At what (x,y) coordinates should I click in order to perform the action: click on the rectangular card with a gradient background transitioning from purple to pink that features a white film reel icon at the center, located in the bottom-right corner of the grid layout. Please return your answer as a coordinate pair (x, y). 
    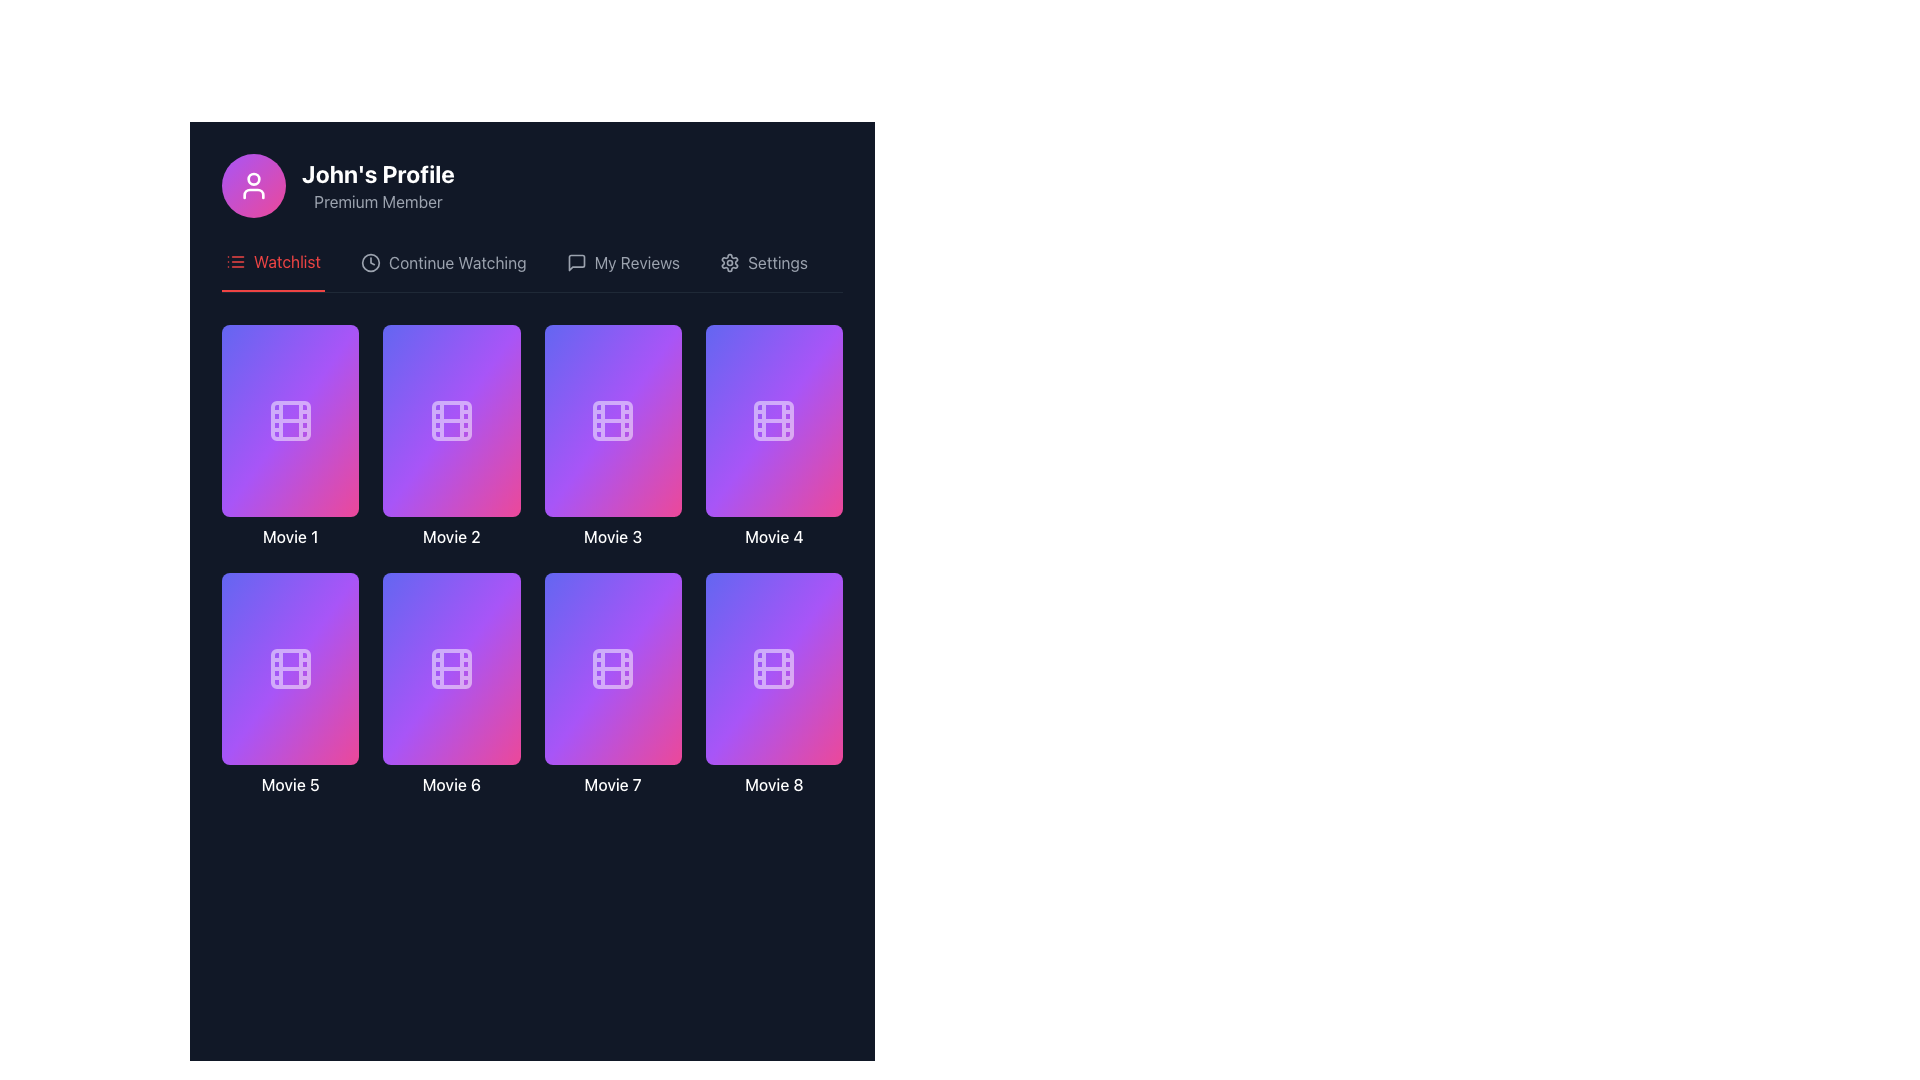
    Looking at the image, I should click on (773, 684).